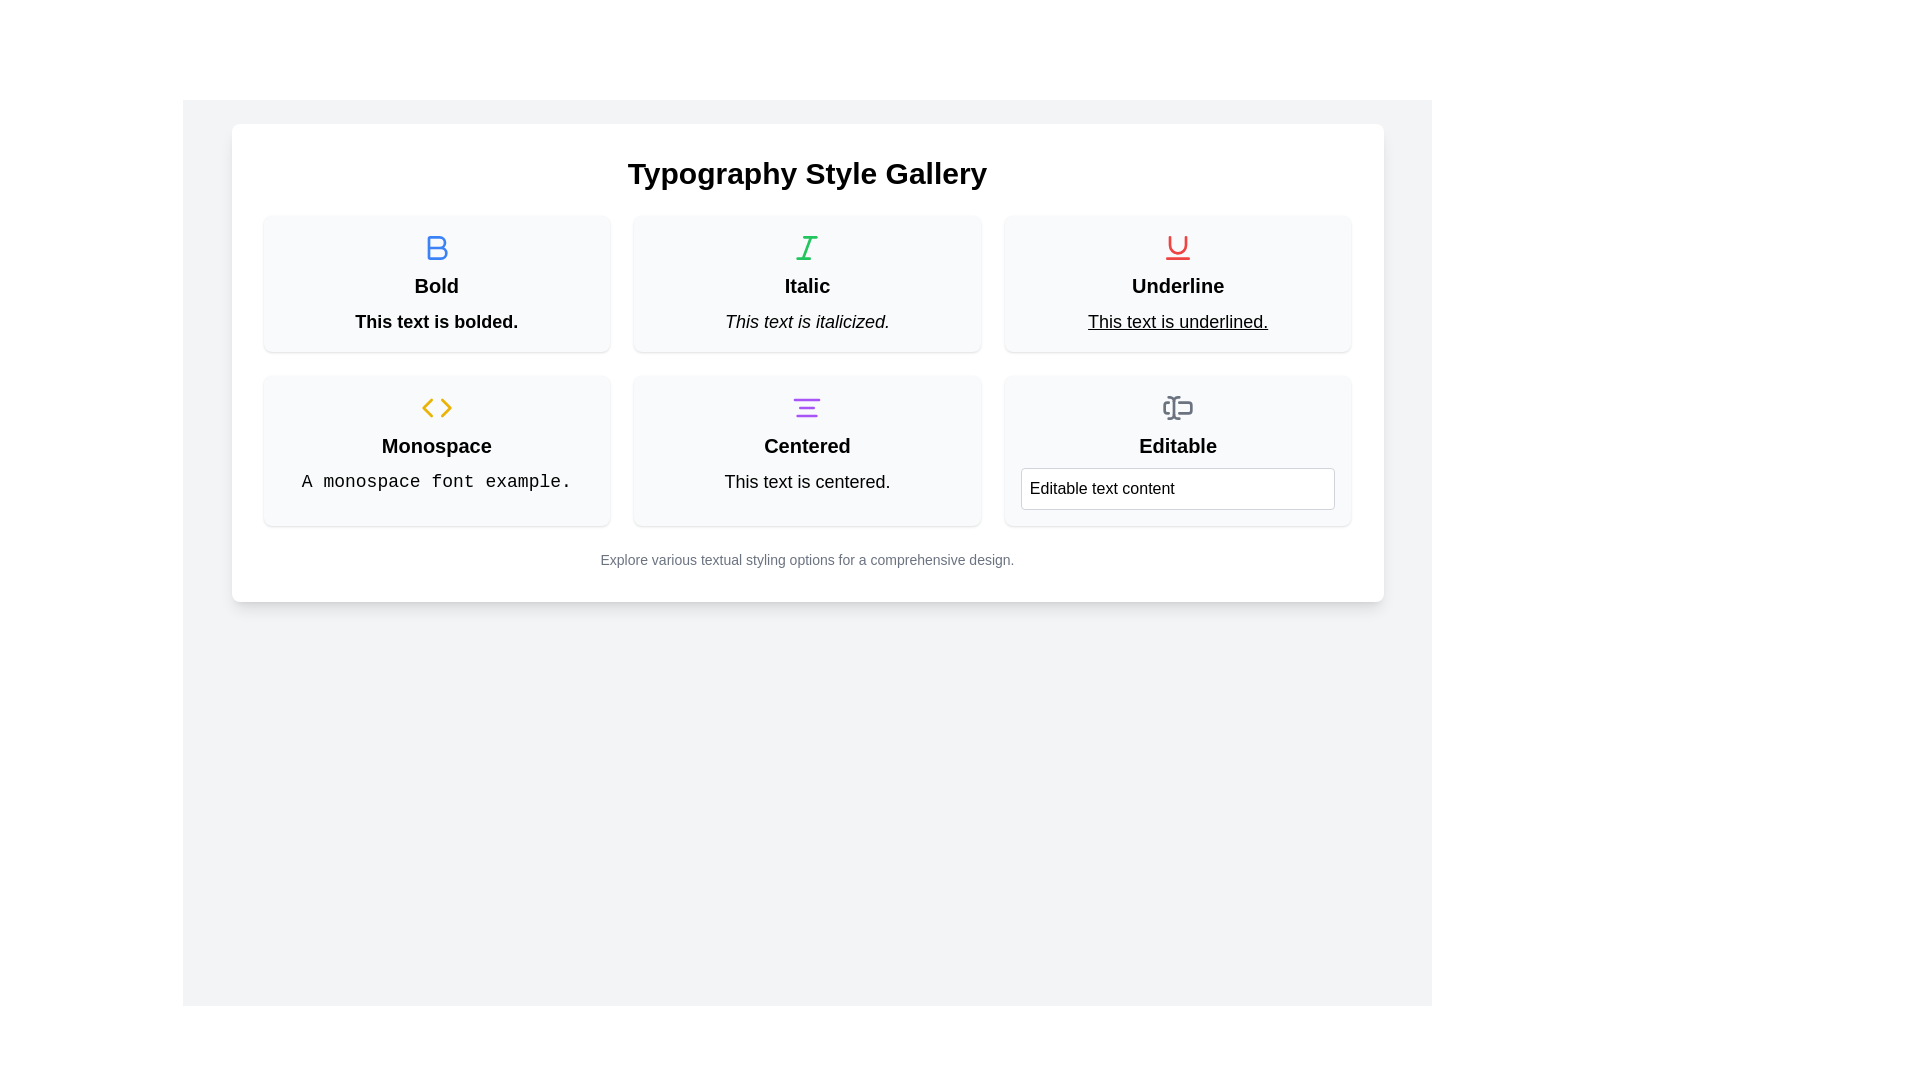 The image size is (1920, 1080). What do you see at coordinates (807, 407) in the screenshot?
I see `the purple circular icon with three horizontal lines, located in the card labeled 'Centered', situated above the text 'Centered'` at bounding box center [807, 407].